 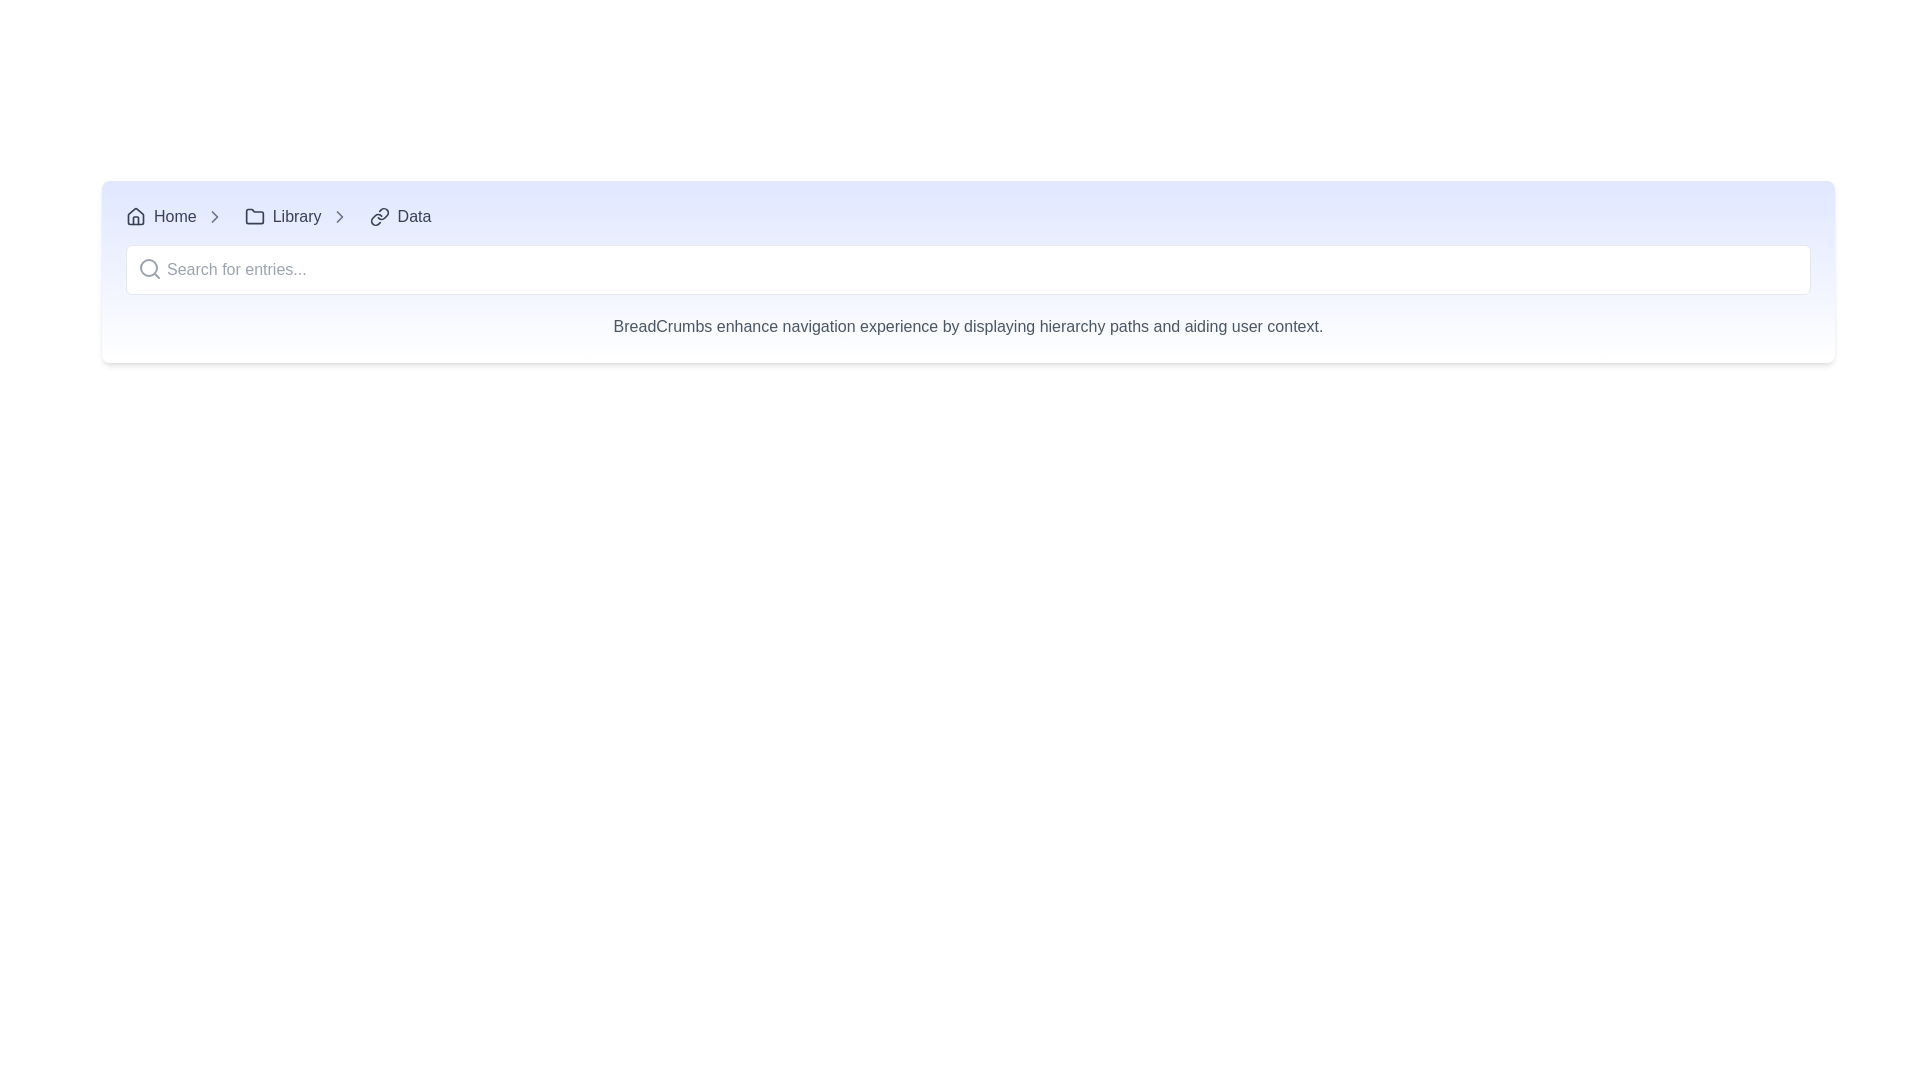 I want to click on the breadcrumb navigation icon that signifies a link, located to the left of the 'Data' label, so click(x=379, y=216).